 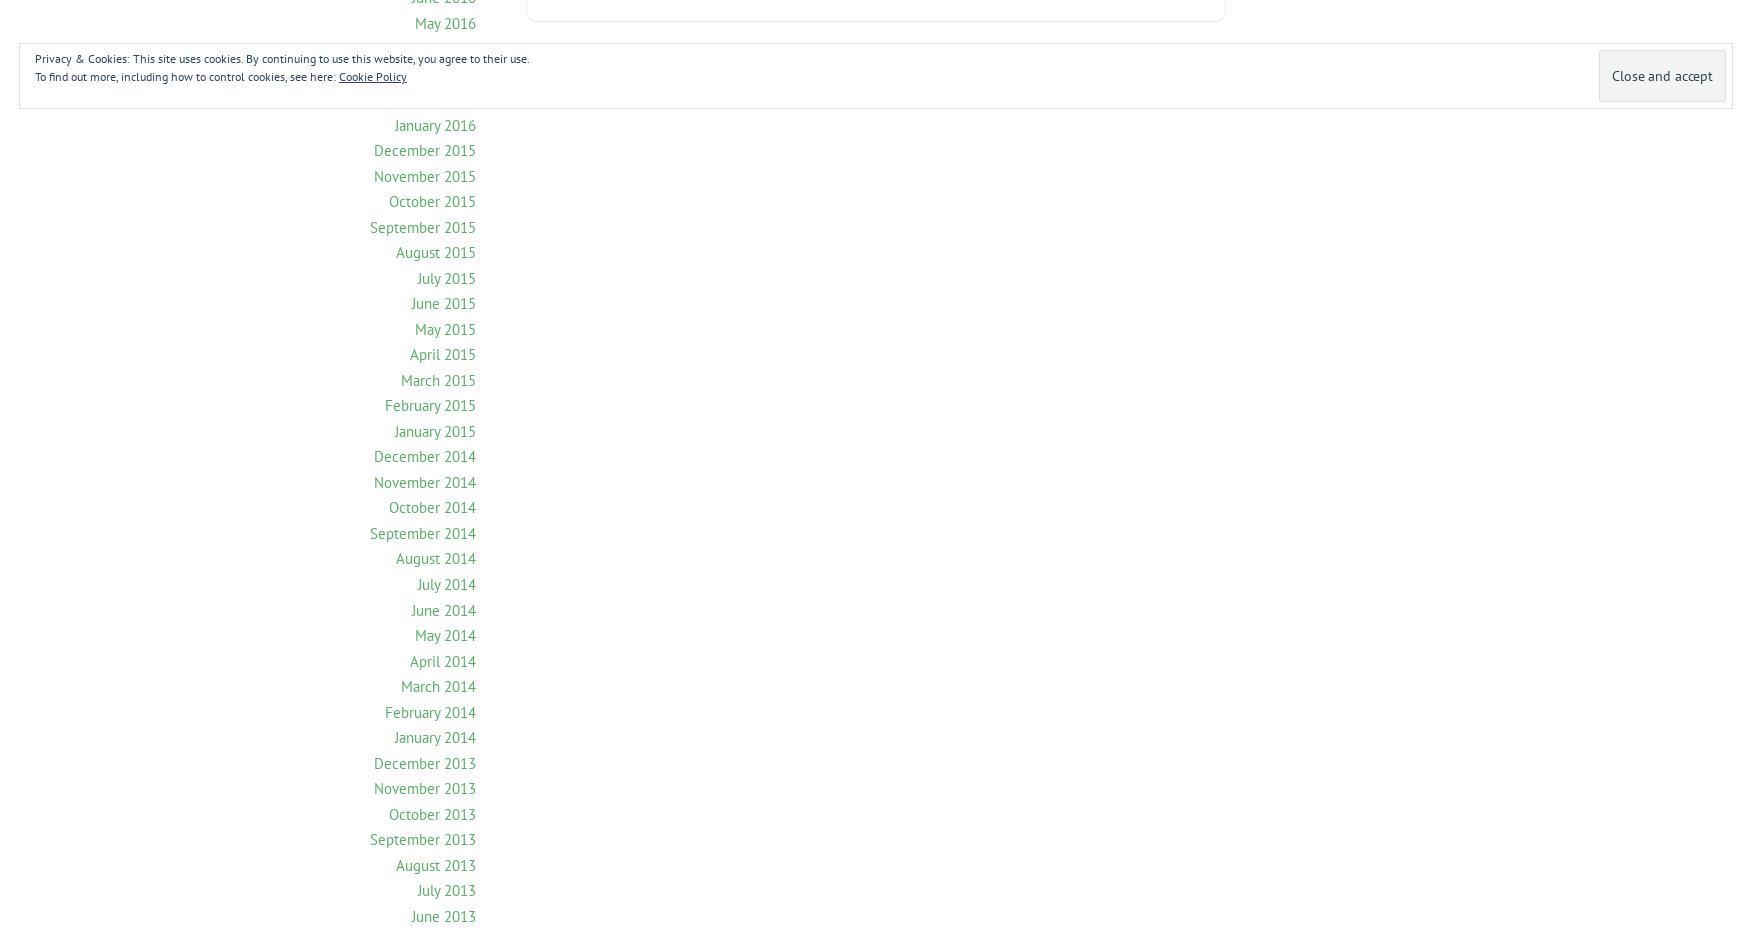 I want to click on 'November 2014', so click(x=424, y=480).